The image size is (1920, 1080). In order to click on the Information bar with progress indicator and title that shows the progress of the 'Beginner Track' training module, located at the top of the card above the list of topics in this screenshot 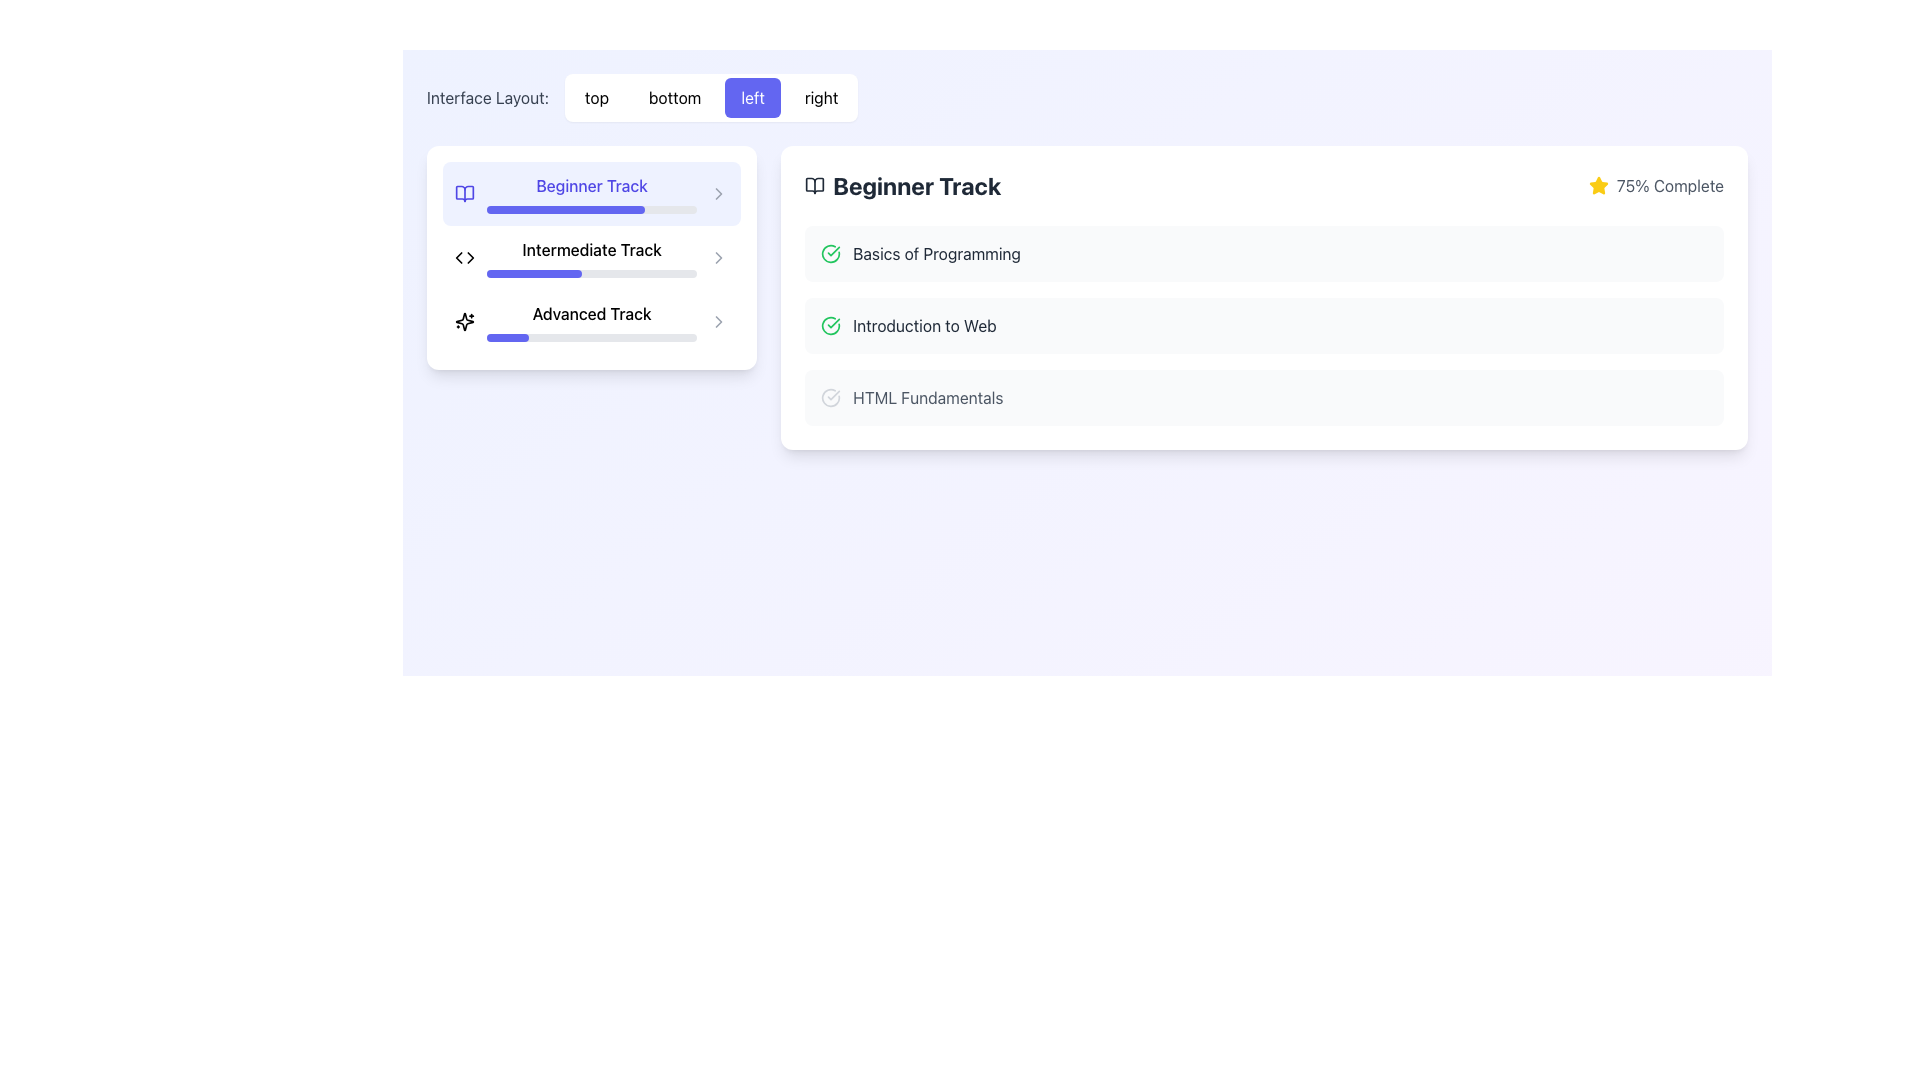, I will do `click(1263, 185)`.